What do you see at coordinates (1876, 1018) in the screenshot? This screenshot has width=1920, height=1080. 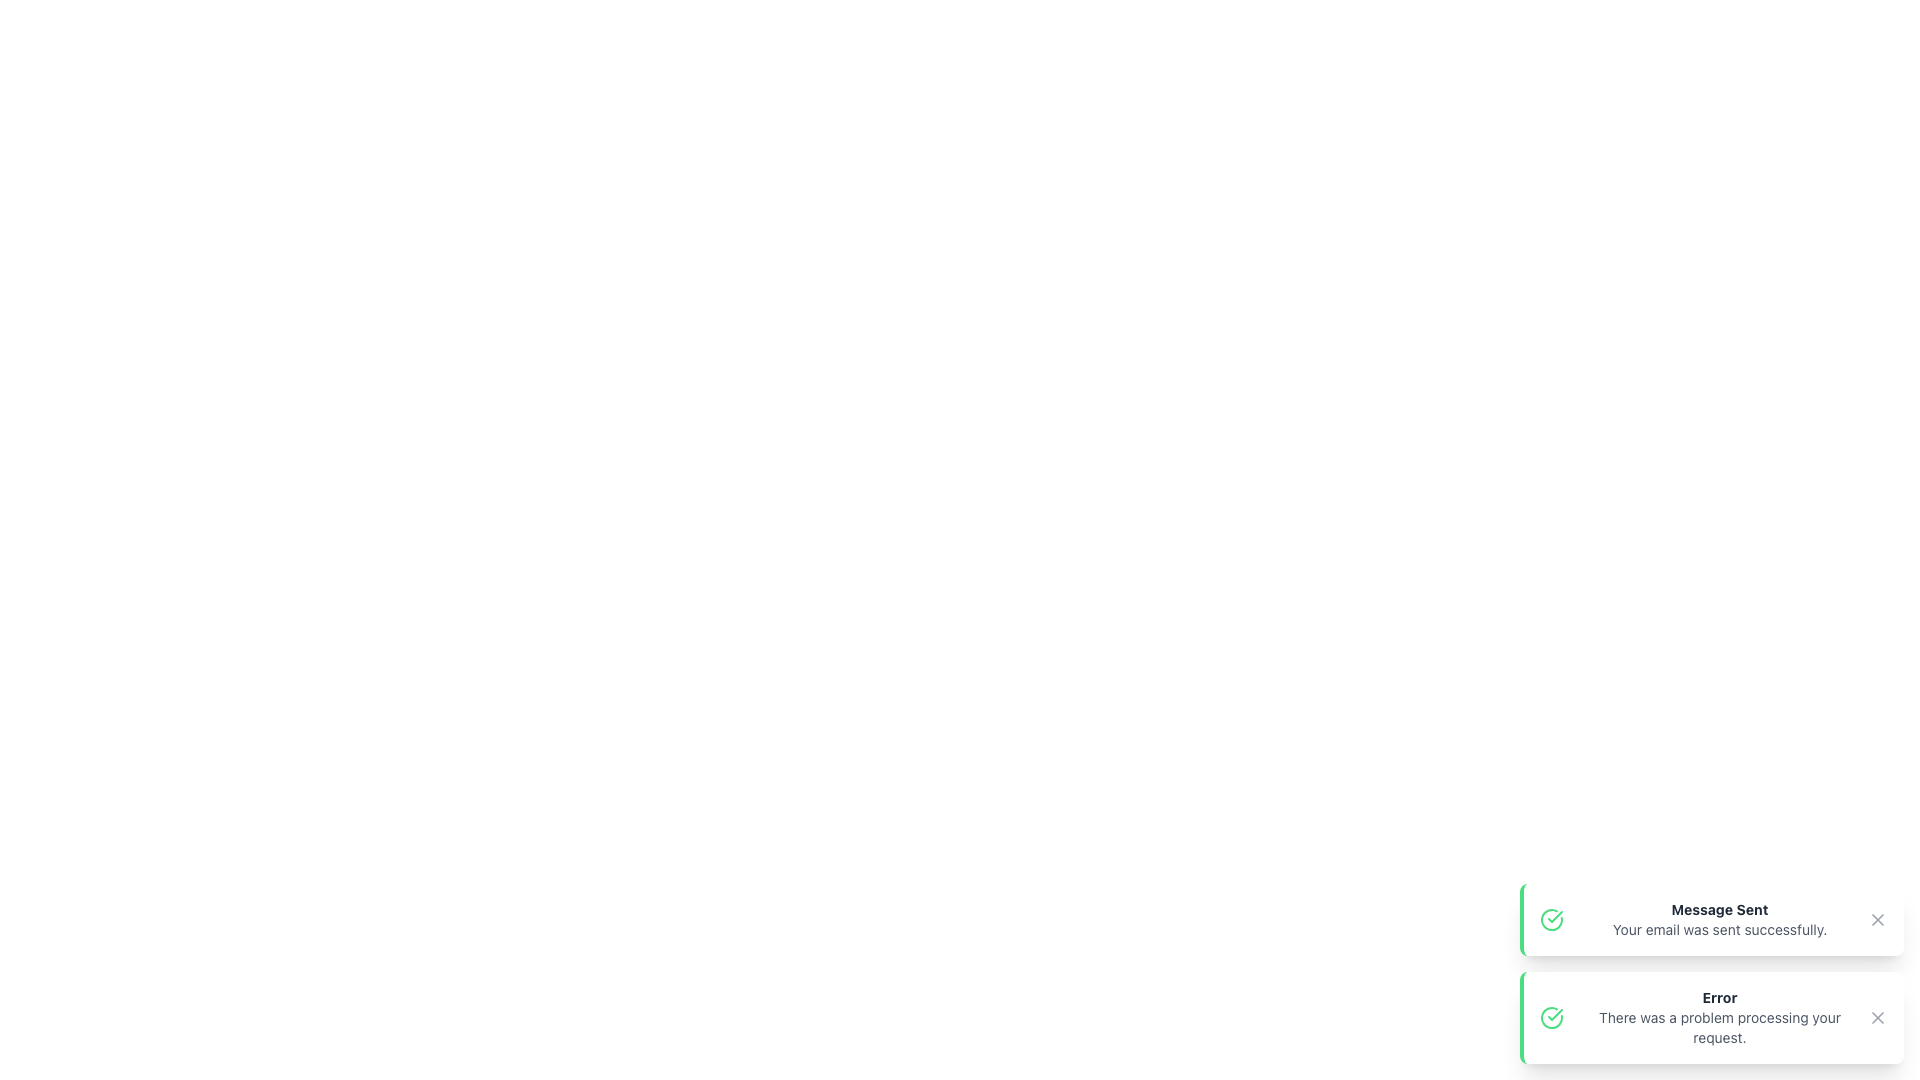 I see `the dismiss button, represented by a small 'X' icon in gray, located at the far-right corner of the bottom notification box labeled 'Error'` at bounding box center [1876, 1018].